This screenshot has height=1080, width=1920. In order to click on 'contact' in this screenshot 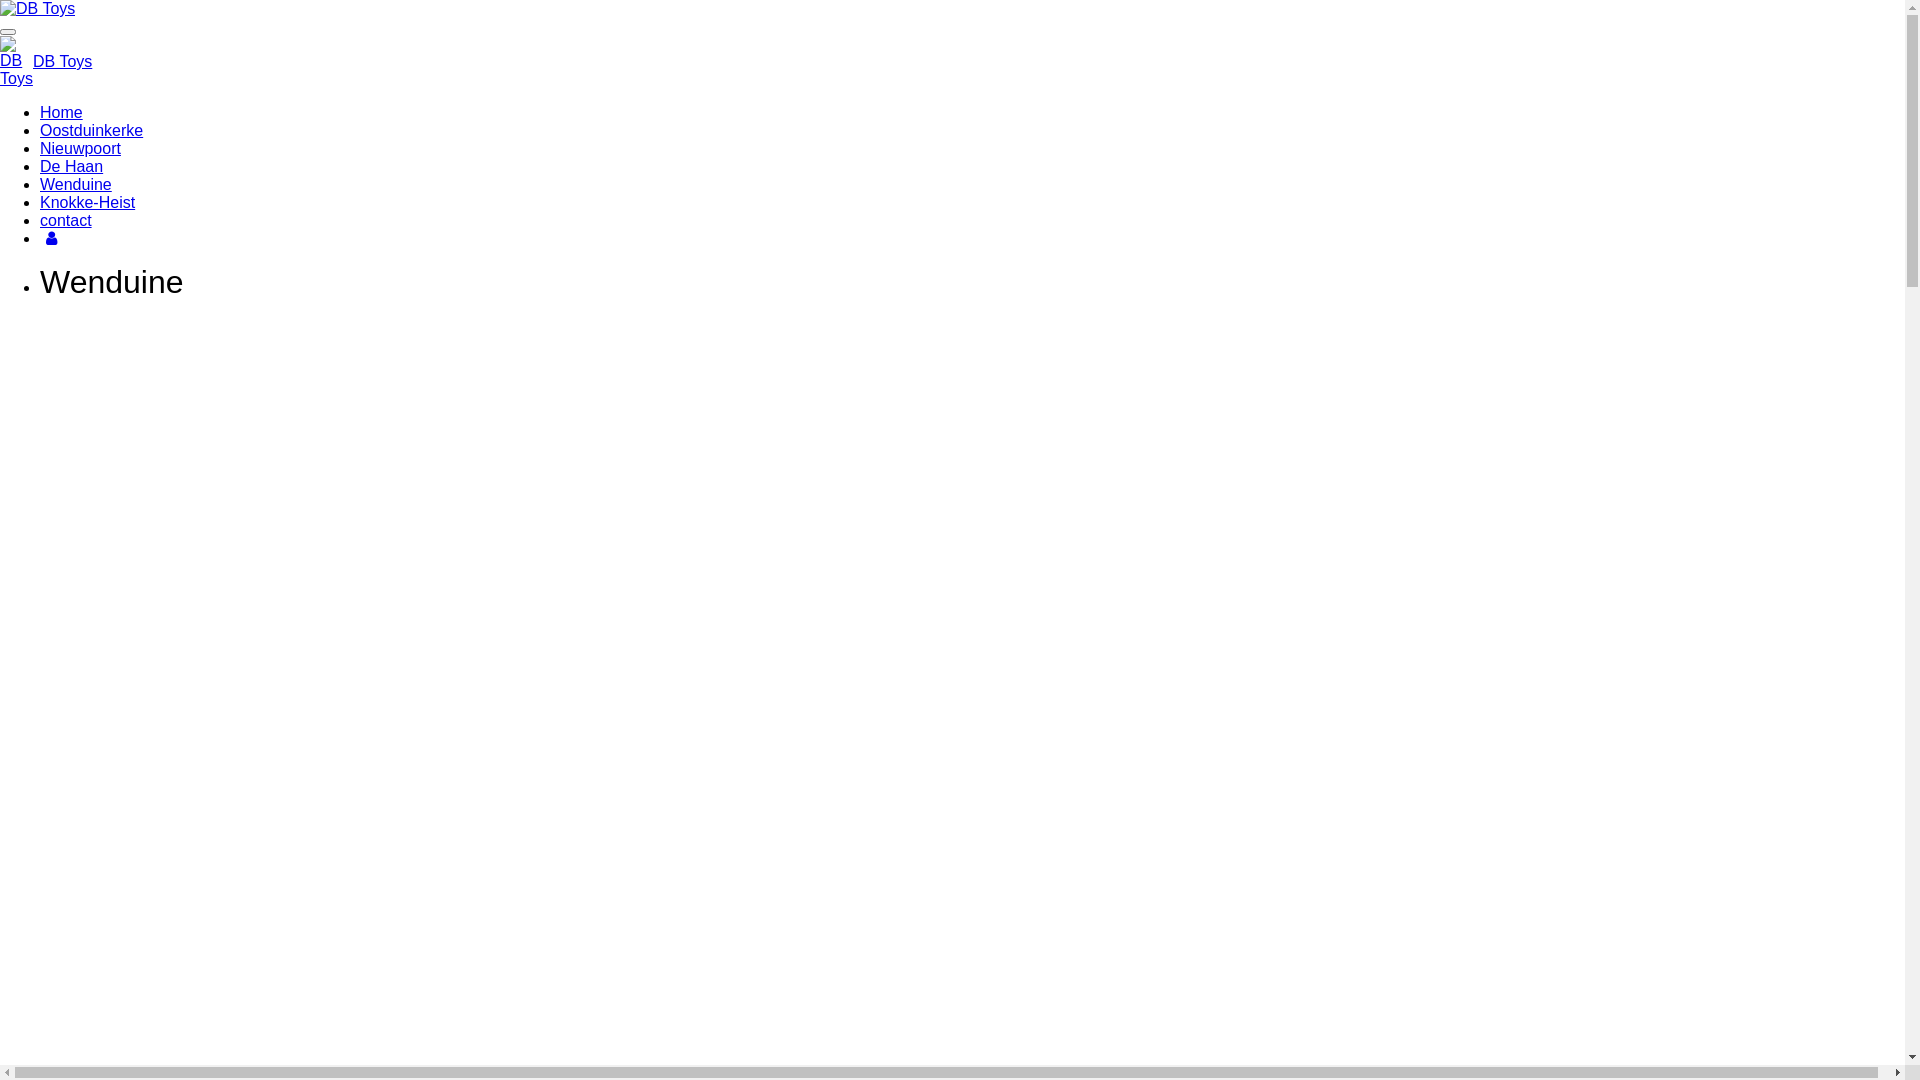, I will do `click(66, 220)`.